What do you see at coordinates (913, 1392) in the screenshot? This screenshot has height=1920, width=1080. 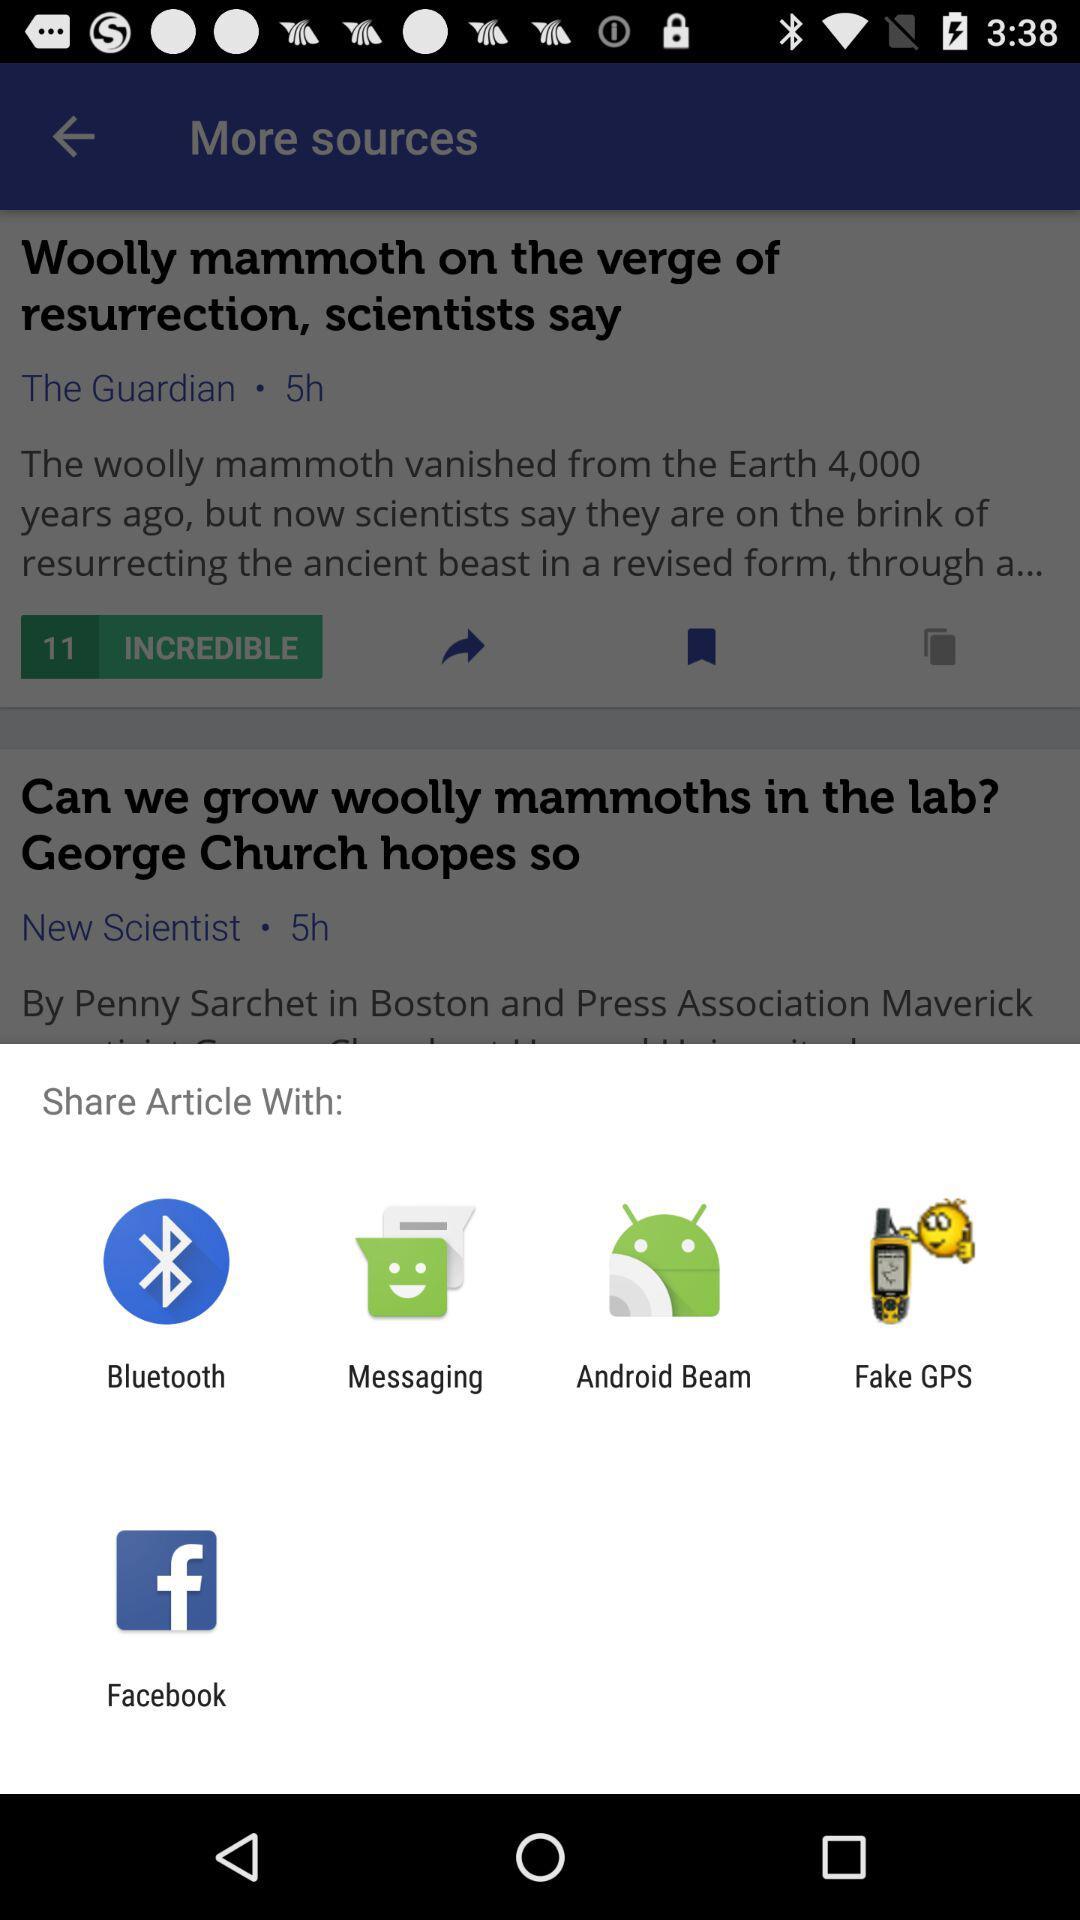 I see `the app next to the android beam` at bounding box center [913, 1392].